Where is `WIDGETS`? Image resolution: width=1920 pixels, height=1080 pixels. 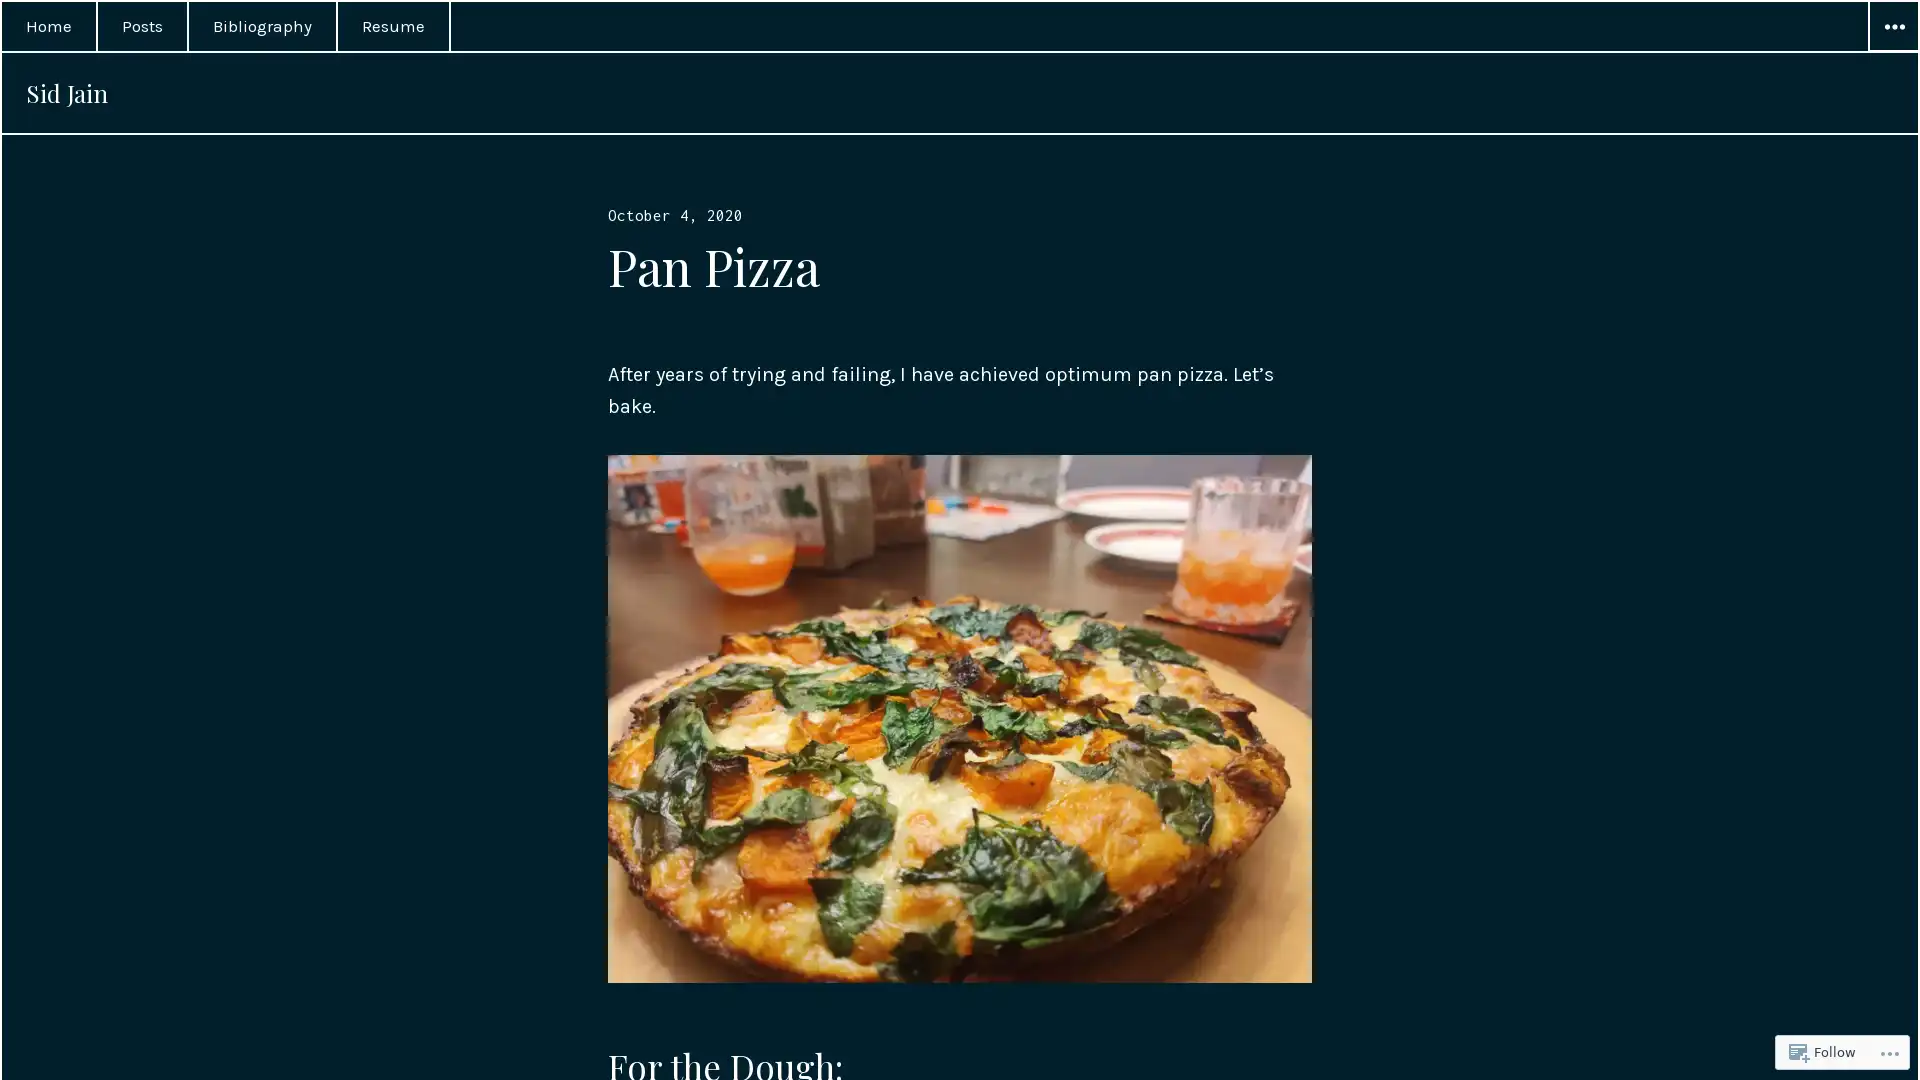 WIDGETS is located at coordinates (1891, 27).